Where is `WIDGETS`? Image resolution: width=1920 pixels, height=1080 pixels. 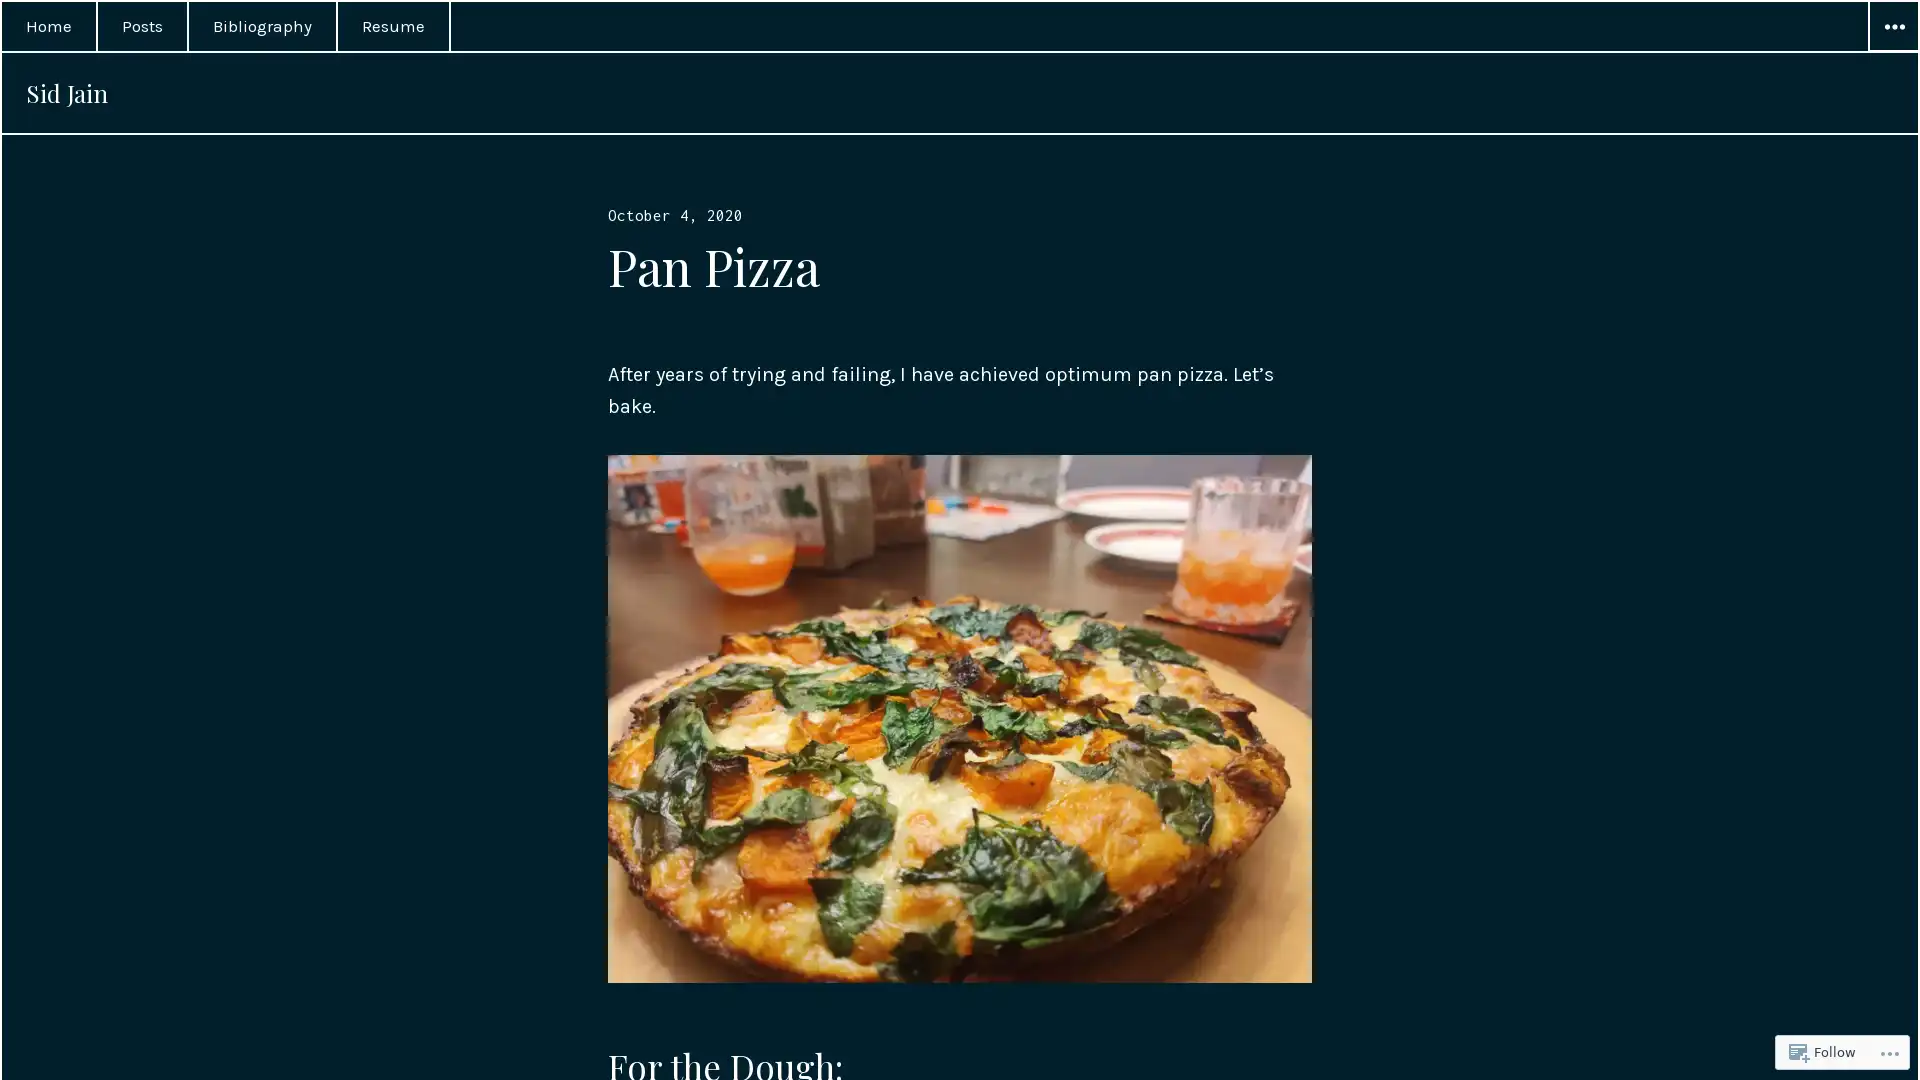 WIDGETS is located at coordinates (1891, 27).